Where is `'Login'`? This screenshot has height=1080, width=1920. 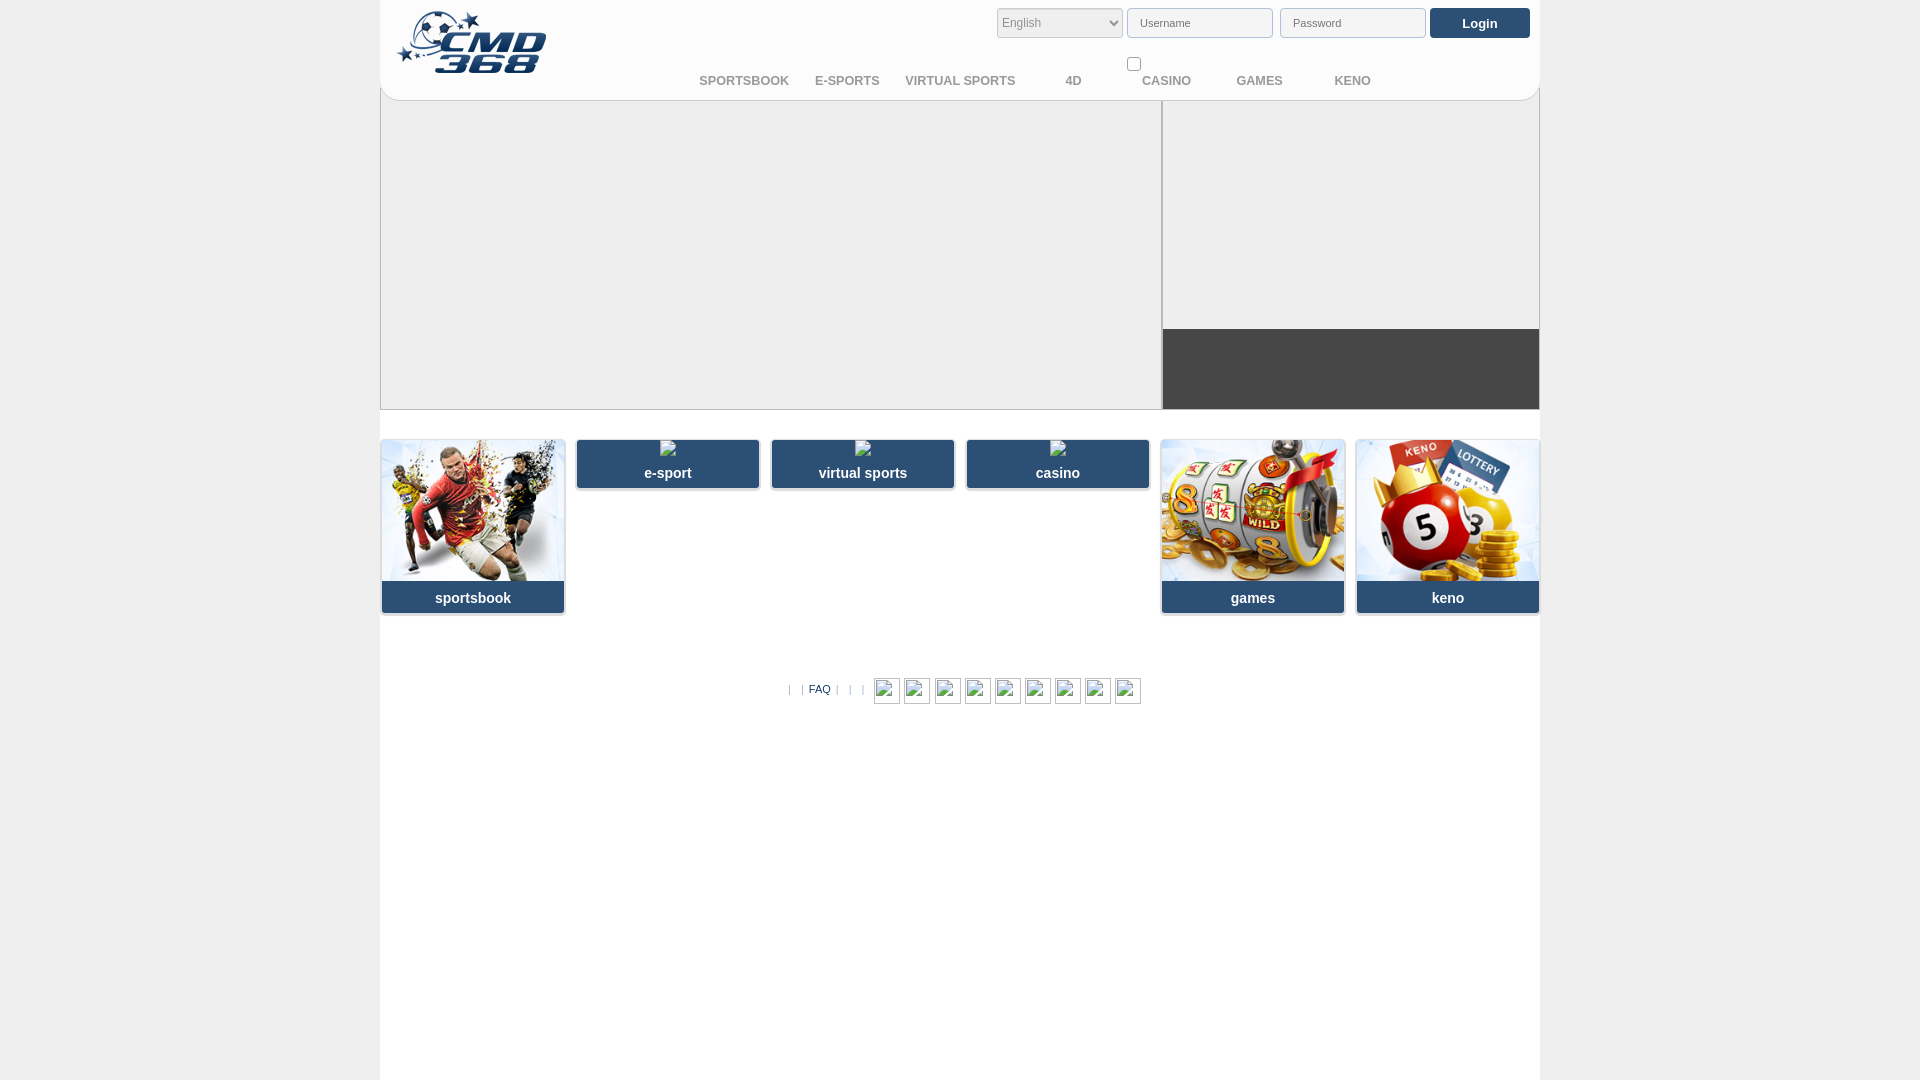
'Login' is located at coordinates (1429, 23).